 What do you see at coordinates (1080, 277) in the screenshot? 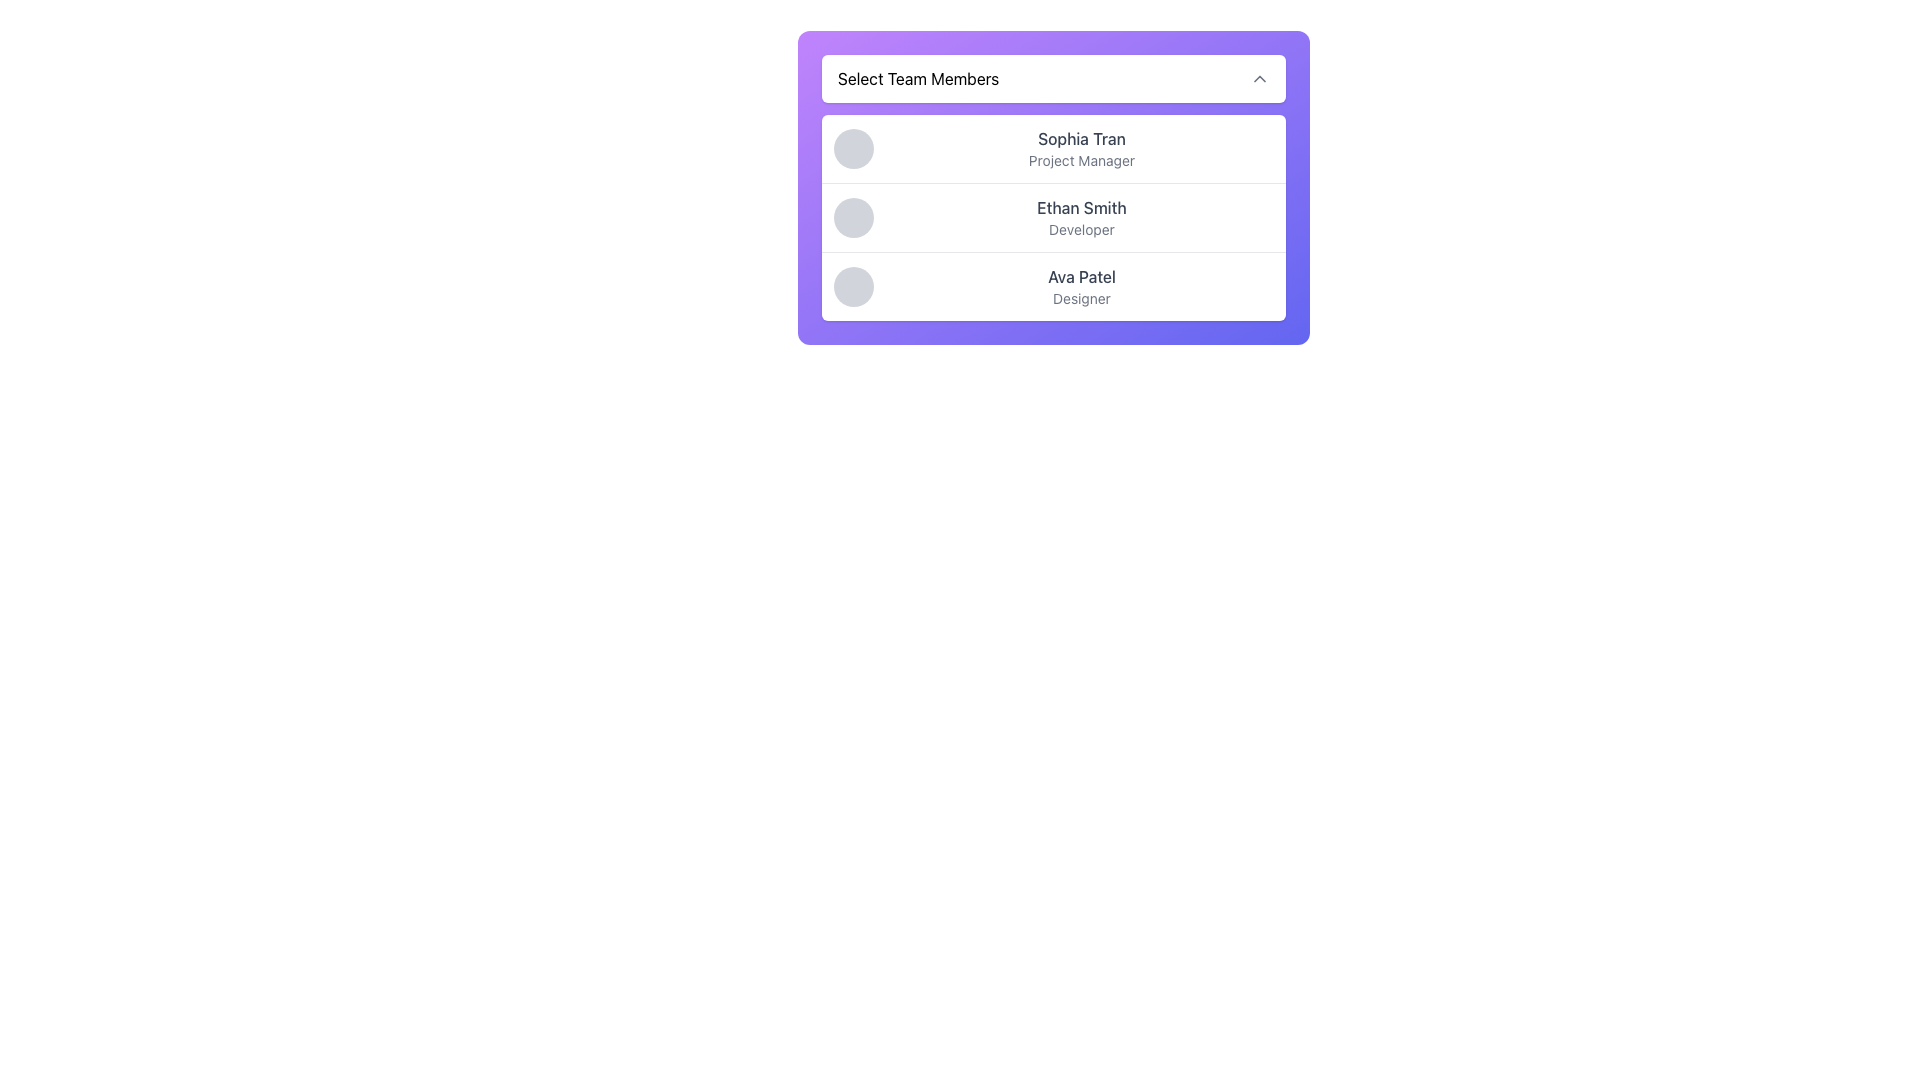
I see `the text label displaying 'Ava Patel', which is the third entry in the list of team members` at bounding box center [1080, 277].